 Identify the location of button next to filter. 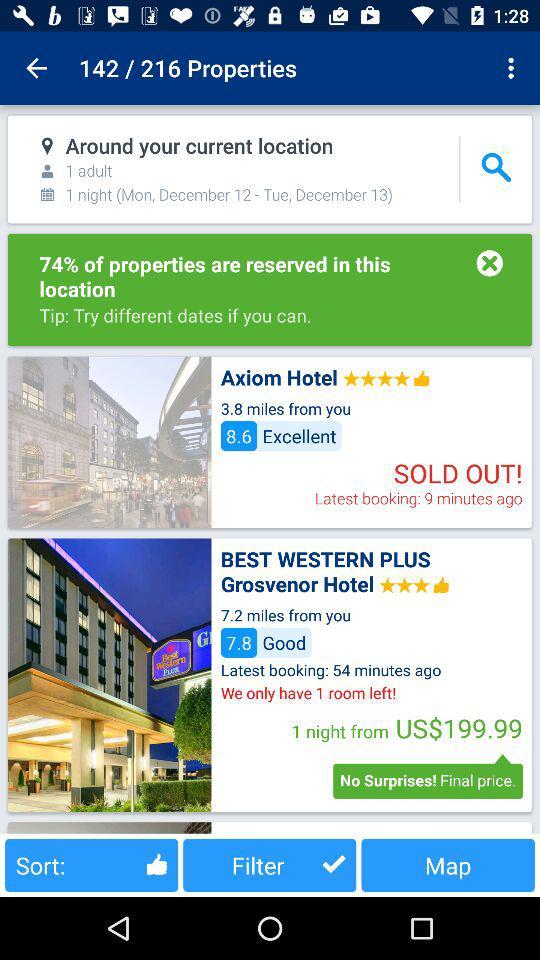
(448, 864).